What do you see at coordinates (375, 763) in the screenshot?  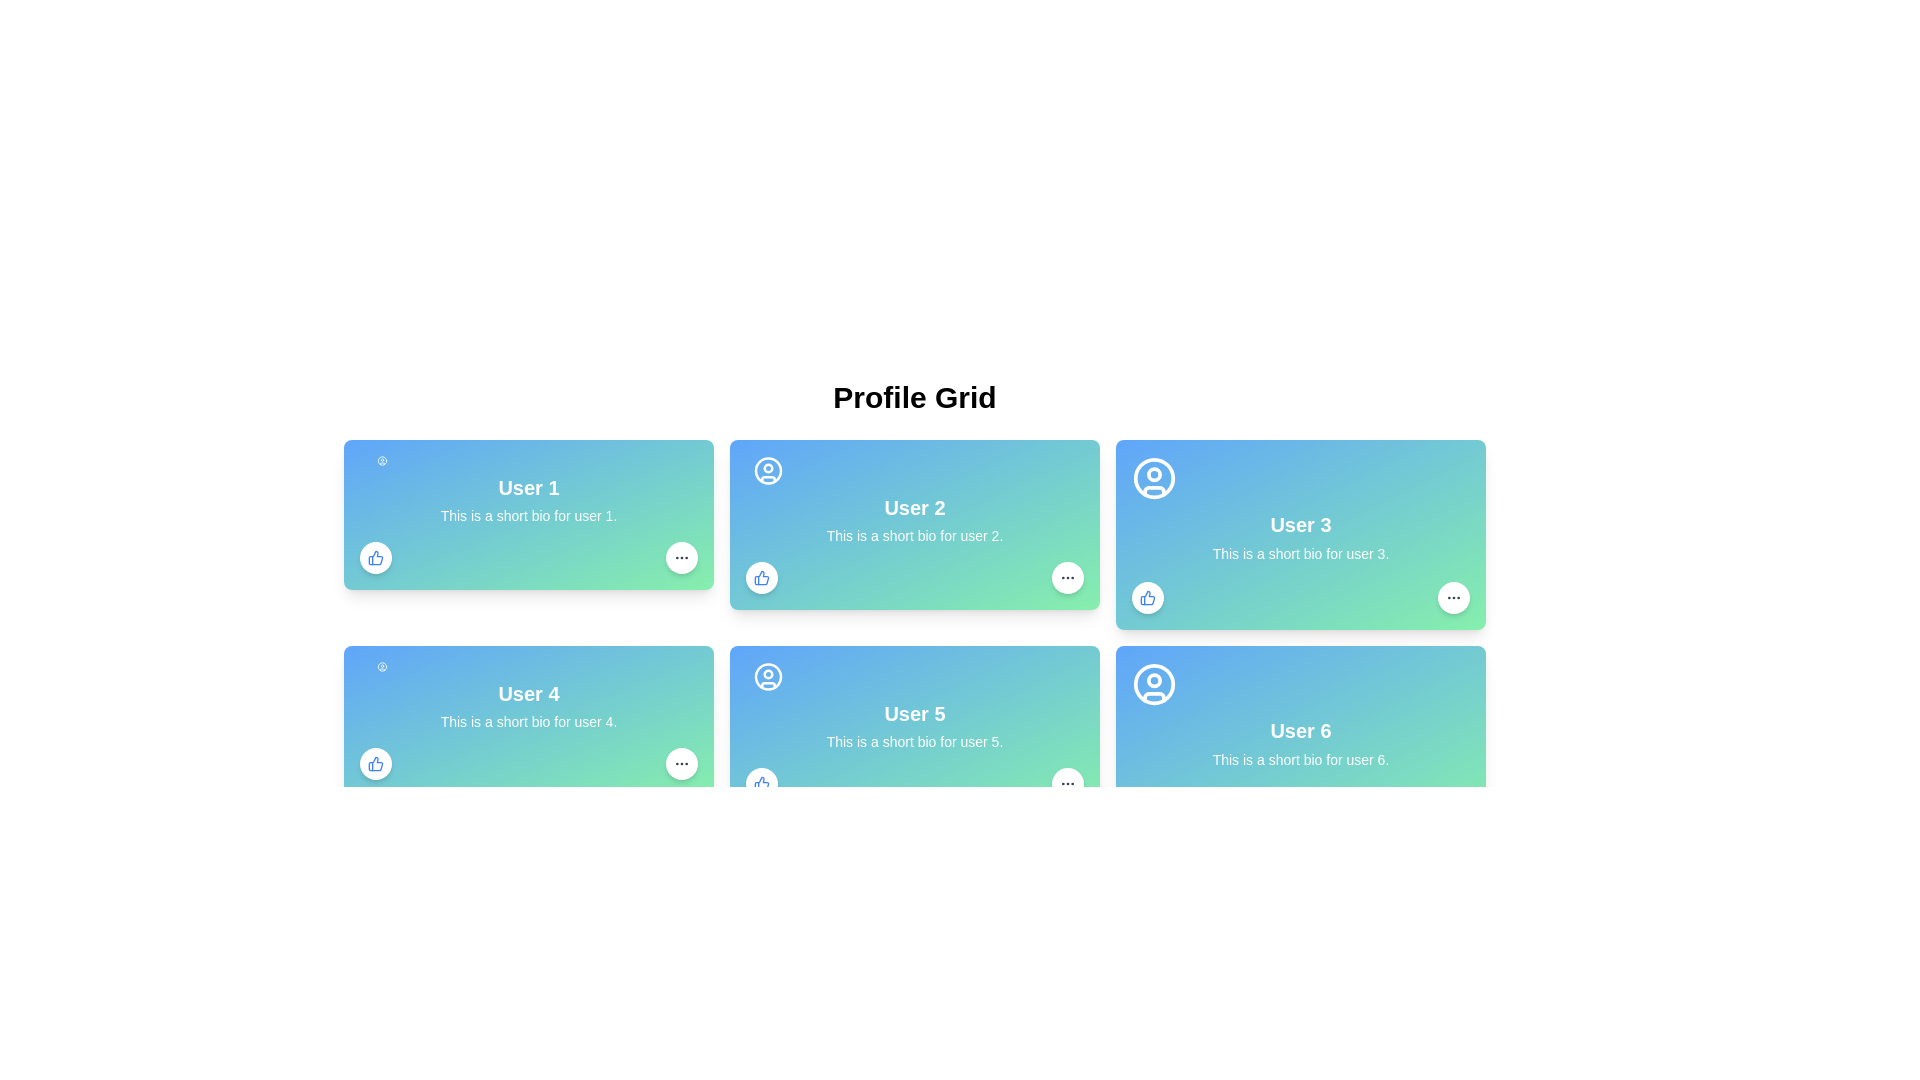 I see `the positive feedback icon located at the bottom-left corner of the card labeled 'User 4', below the bio text` at bounding box center [375, 763].